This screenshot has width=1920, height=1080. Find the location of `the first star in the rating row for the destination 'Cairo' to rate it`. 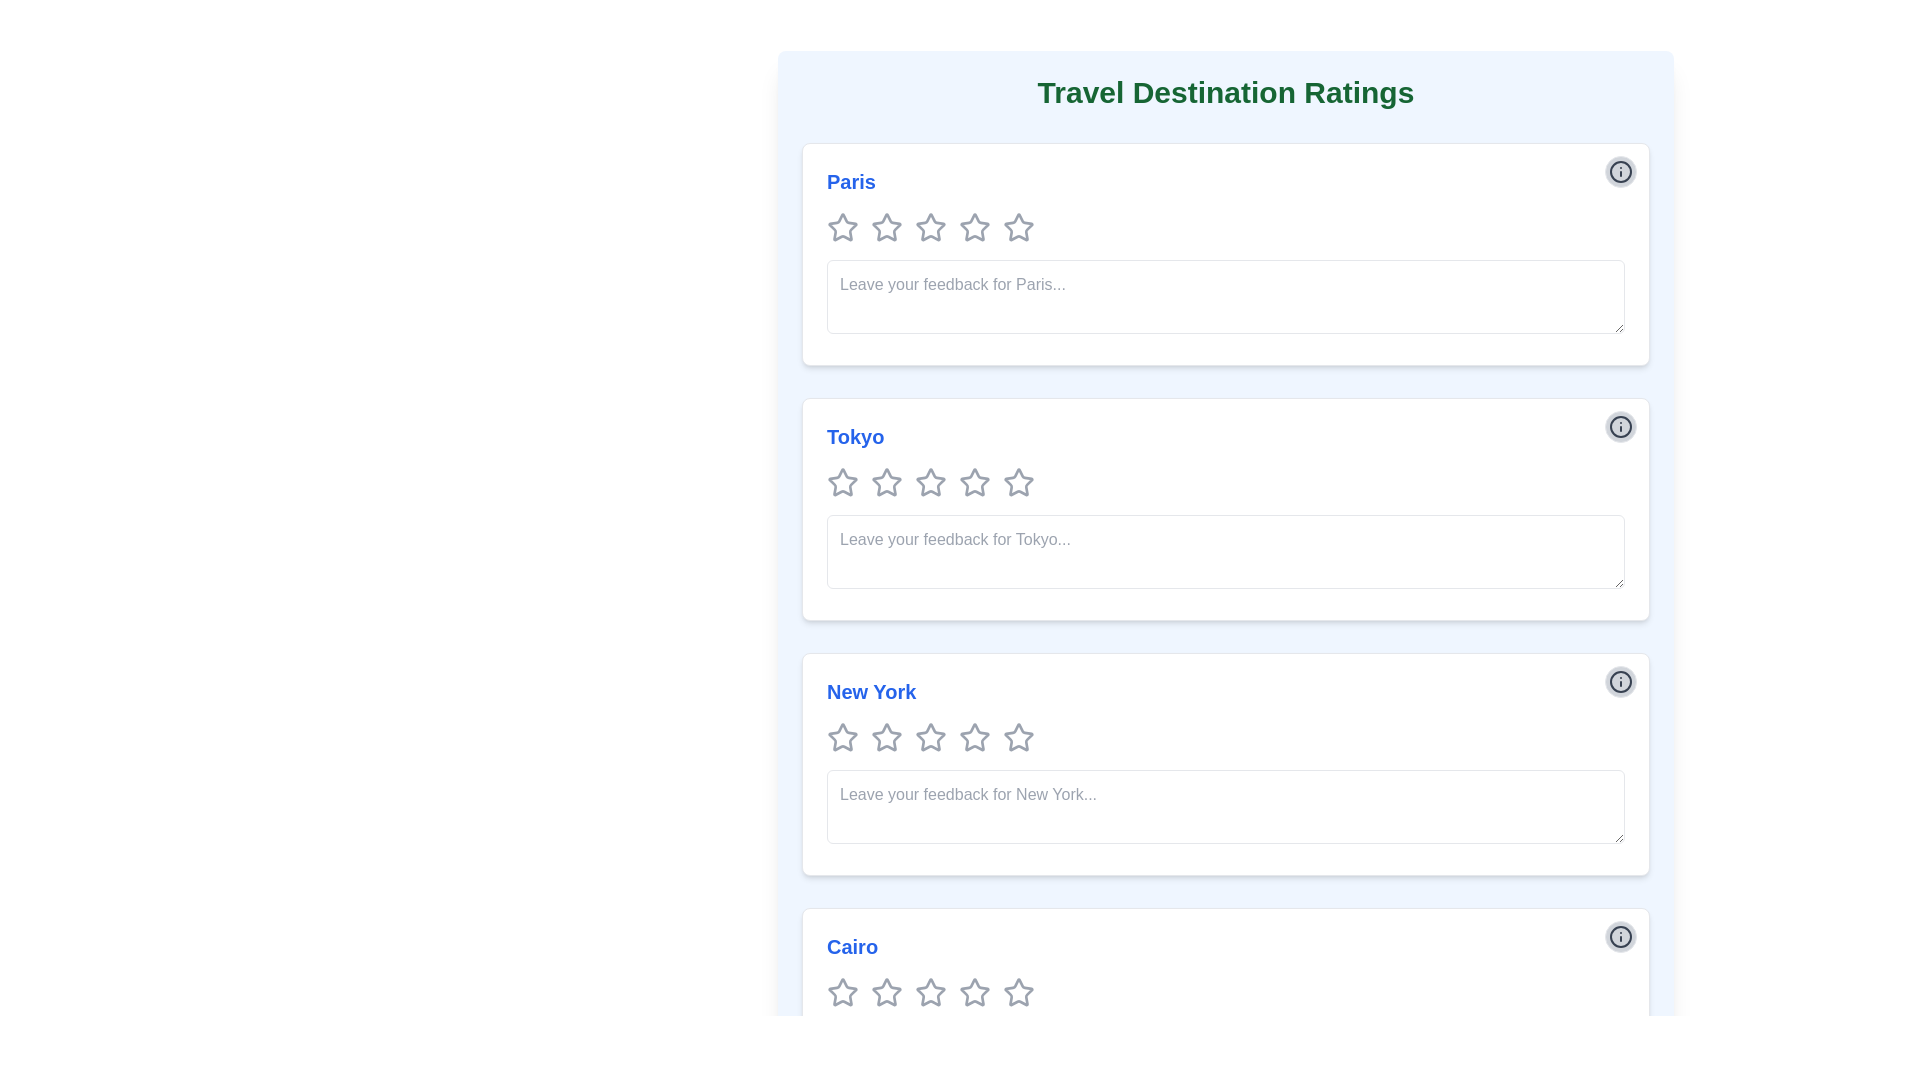

the first star in the rating row for the destination 'Cairo' to rate it is located at coordinates (843, 992).